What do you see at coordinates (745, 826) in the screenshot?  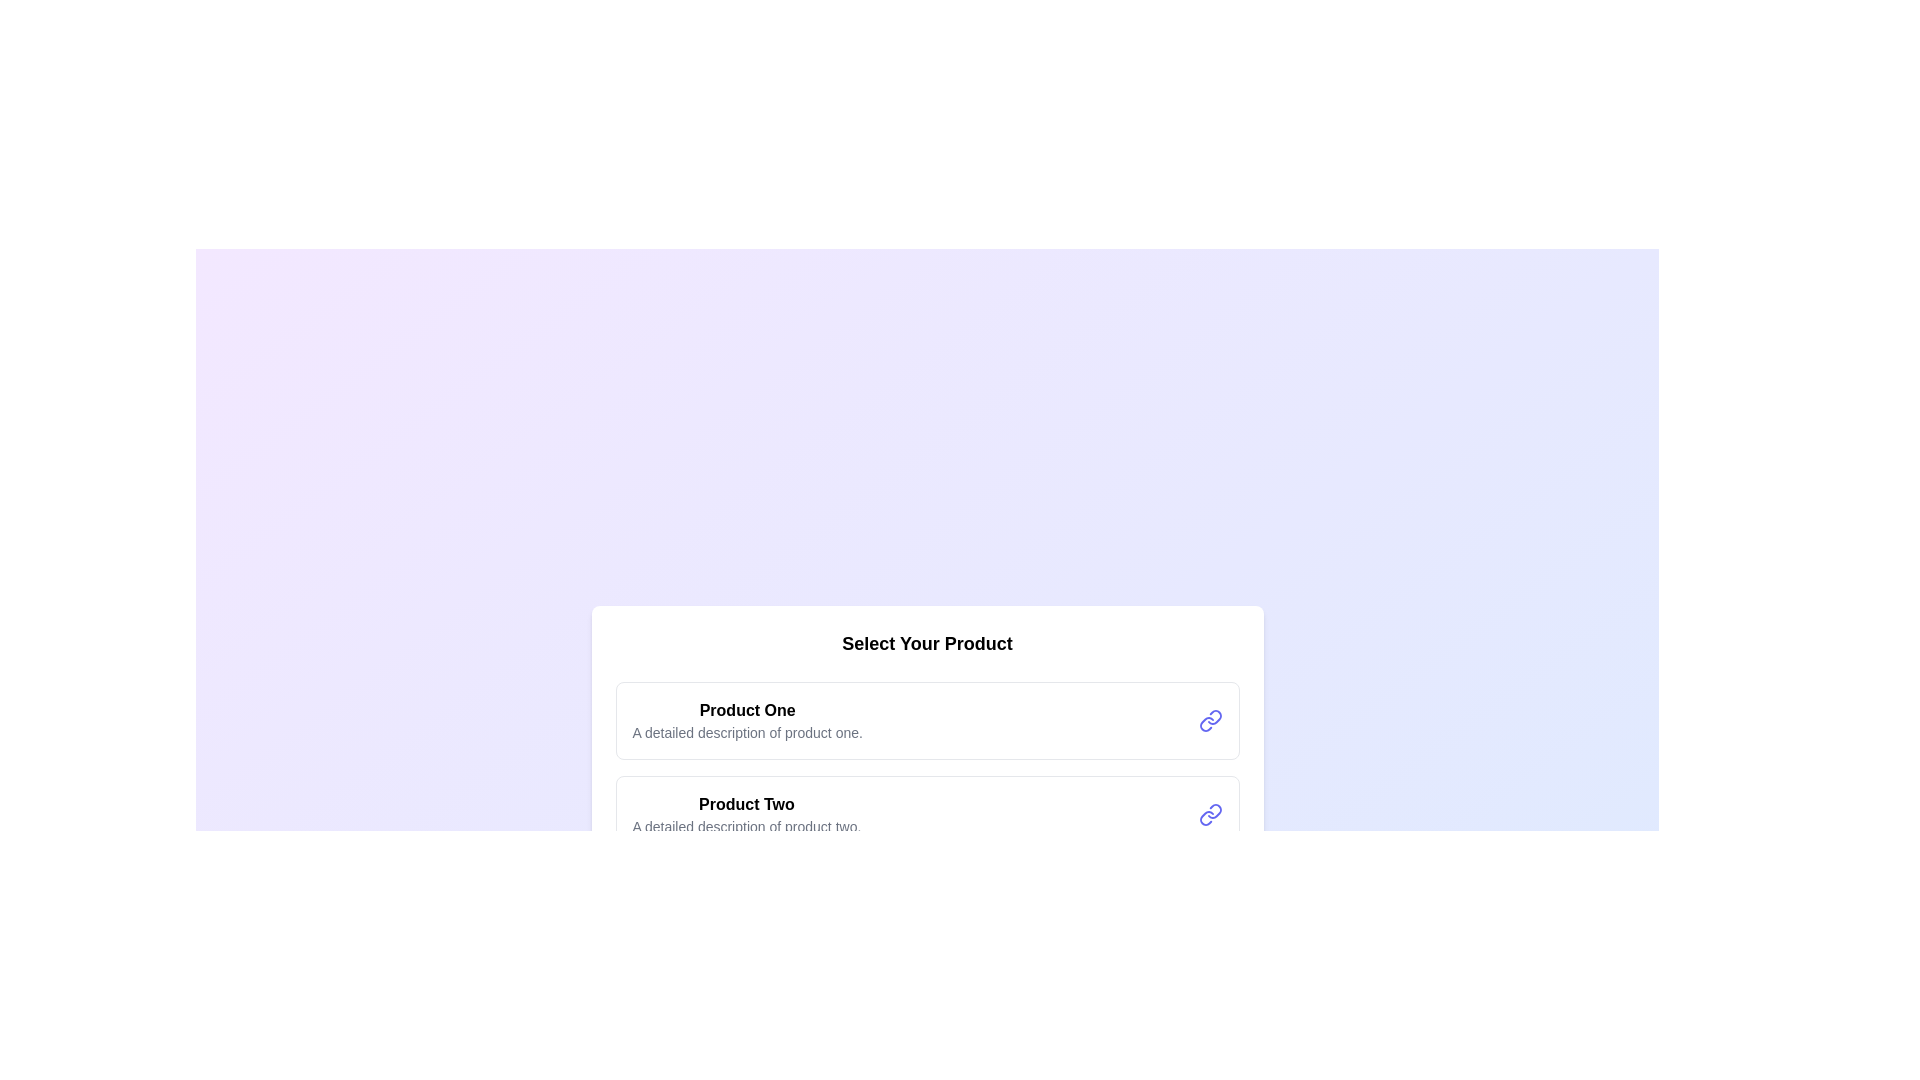 I see `the textual description that reads 'A detailed description of product two.' which is located below the title 'Product Two'` at bounding box center [745, 826].